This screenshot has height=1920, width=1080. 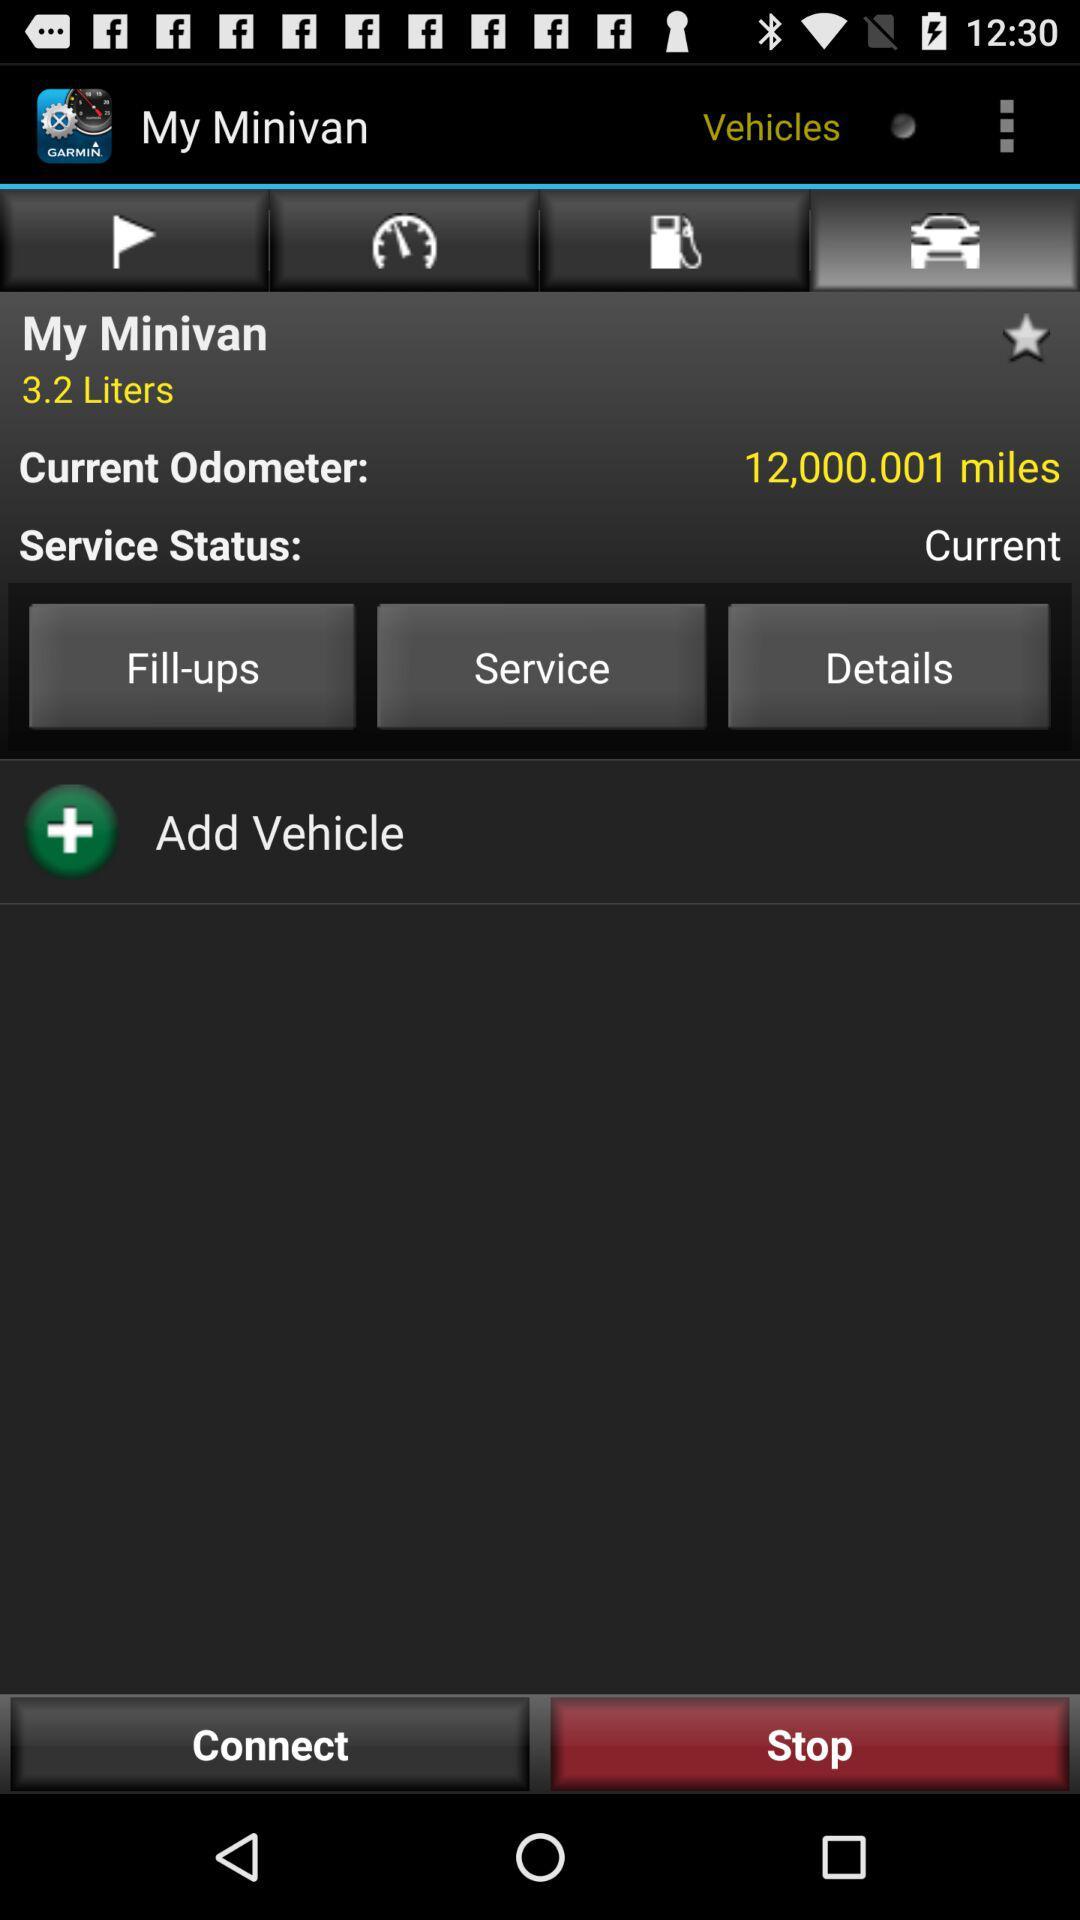 What do you see at coordinates (270, 1743) in the screenshot?
I see `the button next to stop icon` at bounding box center [270, 1743].